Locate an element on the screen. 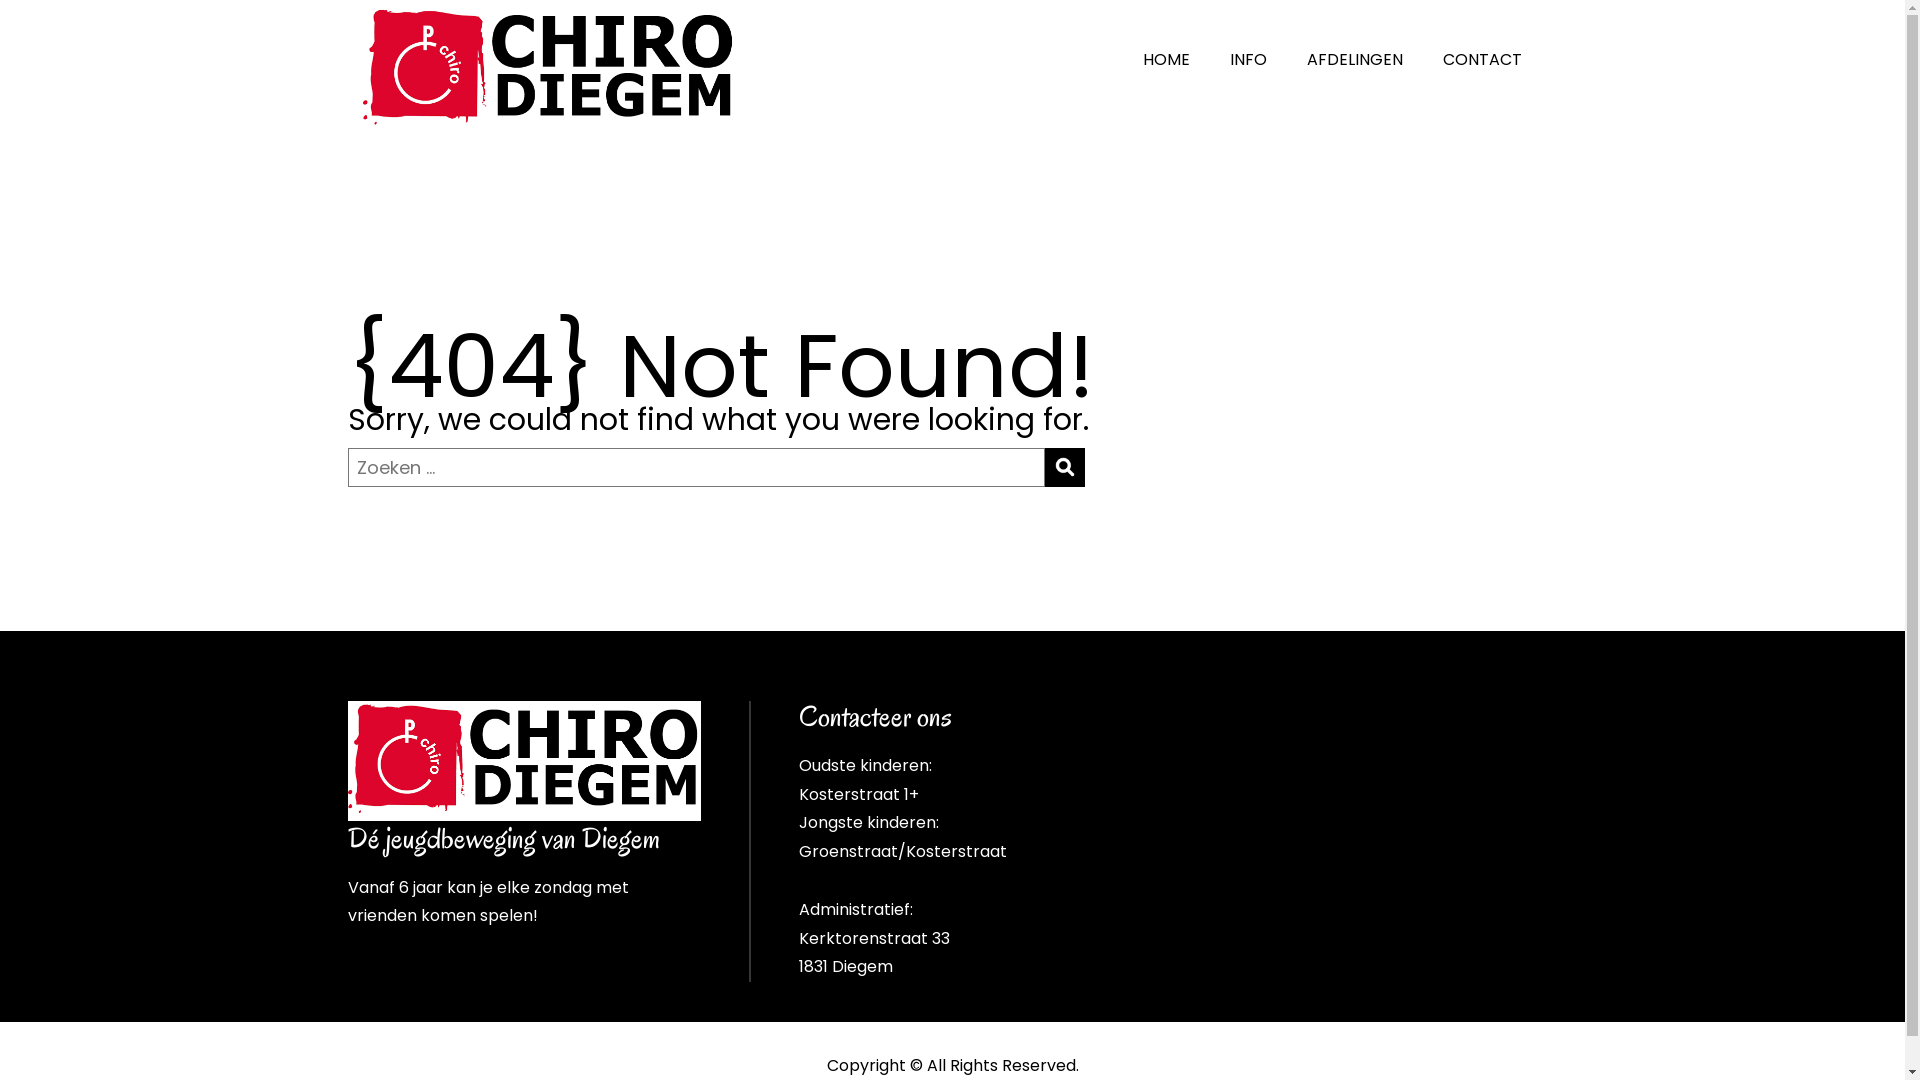  'CONTACT' is located at coordinates (1421, 59).